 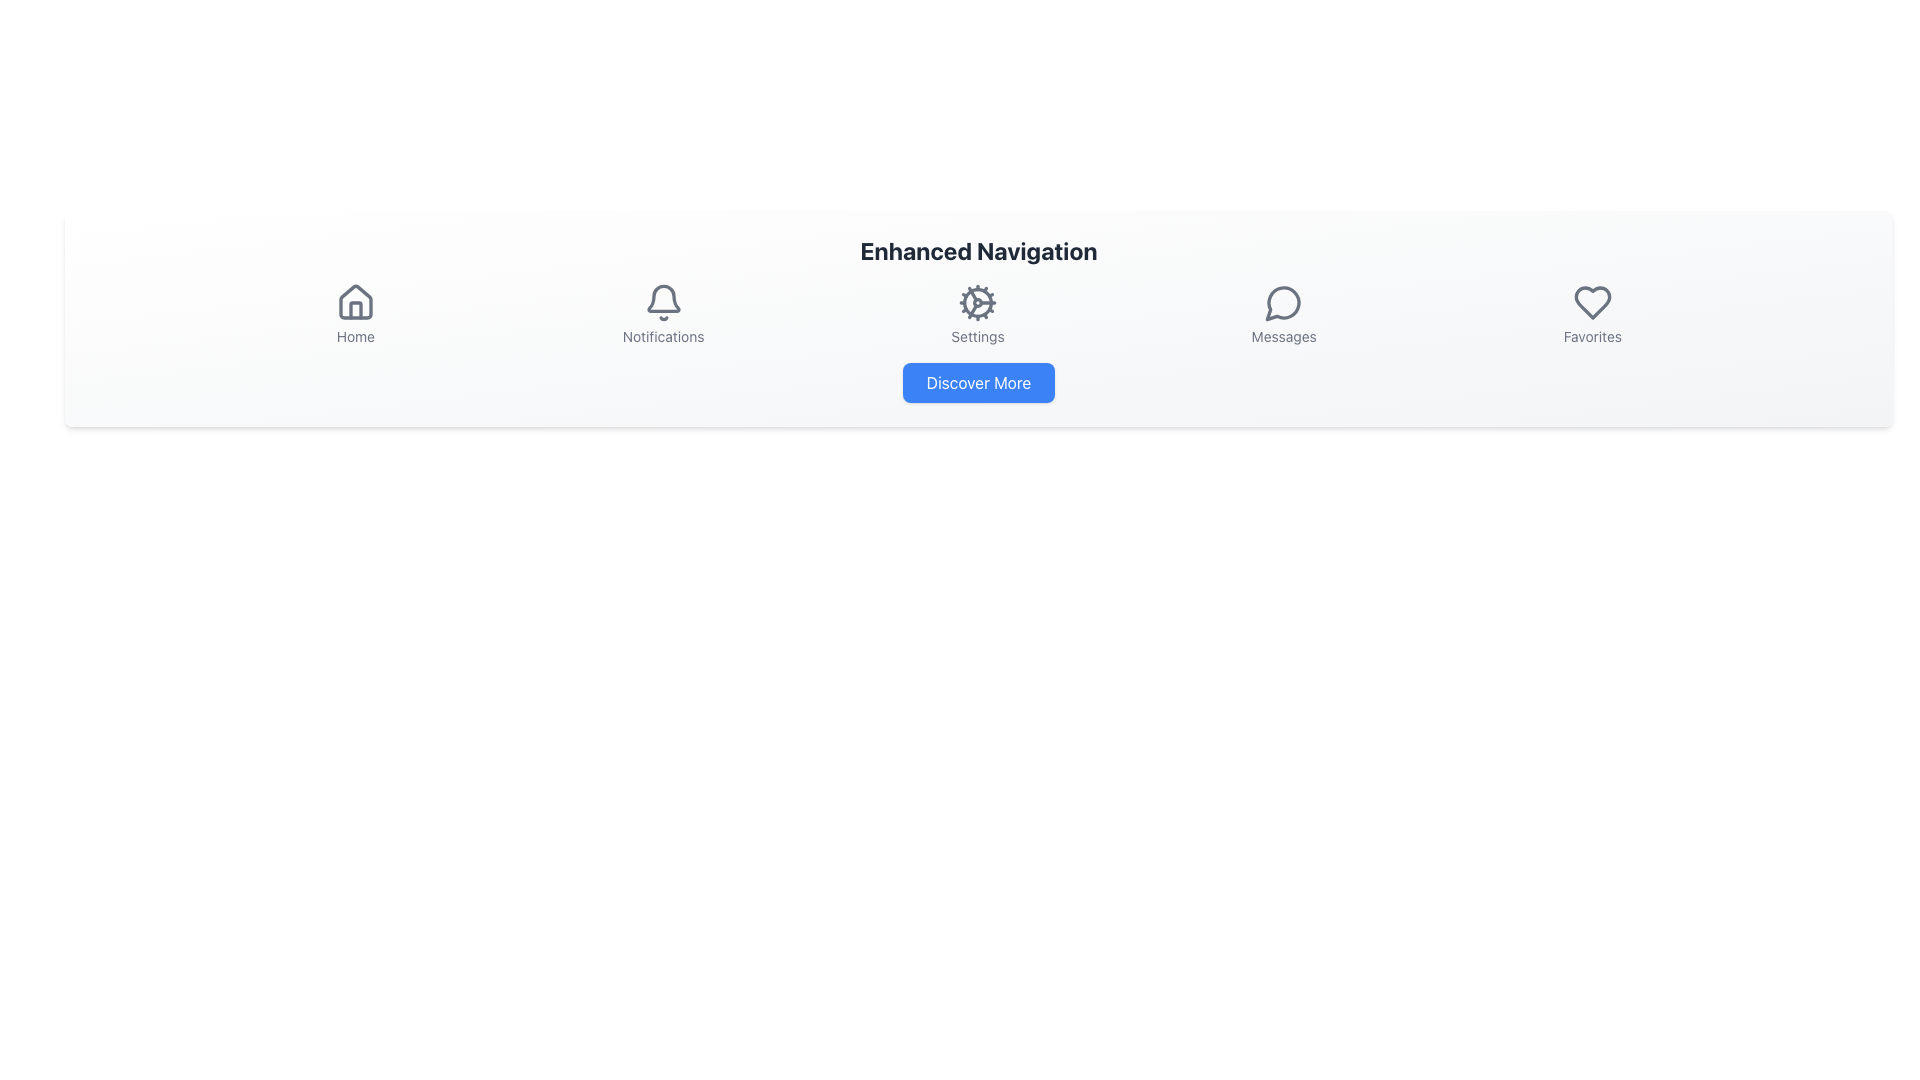 I want to click on the notification bell icon, which is a gray vector graphic located in the second position from the left in a horizontal navigation bar, so click(x=663, y=298).